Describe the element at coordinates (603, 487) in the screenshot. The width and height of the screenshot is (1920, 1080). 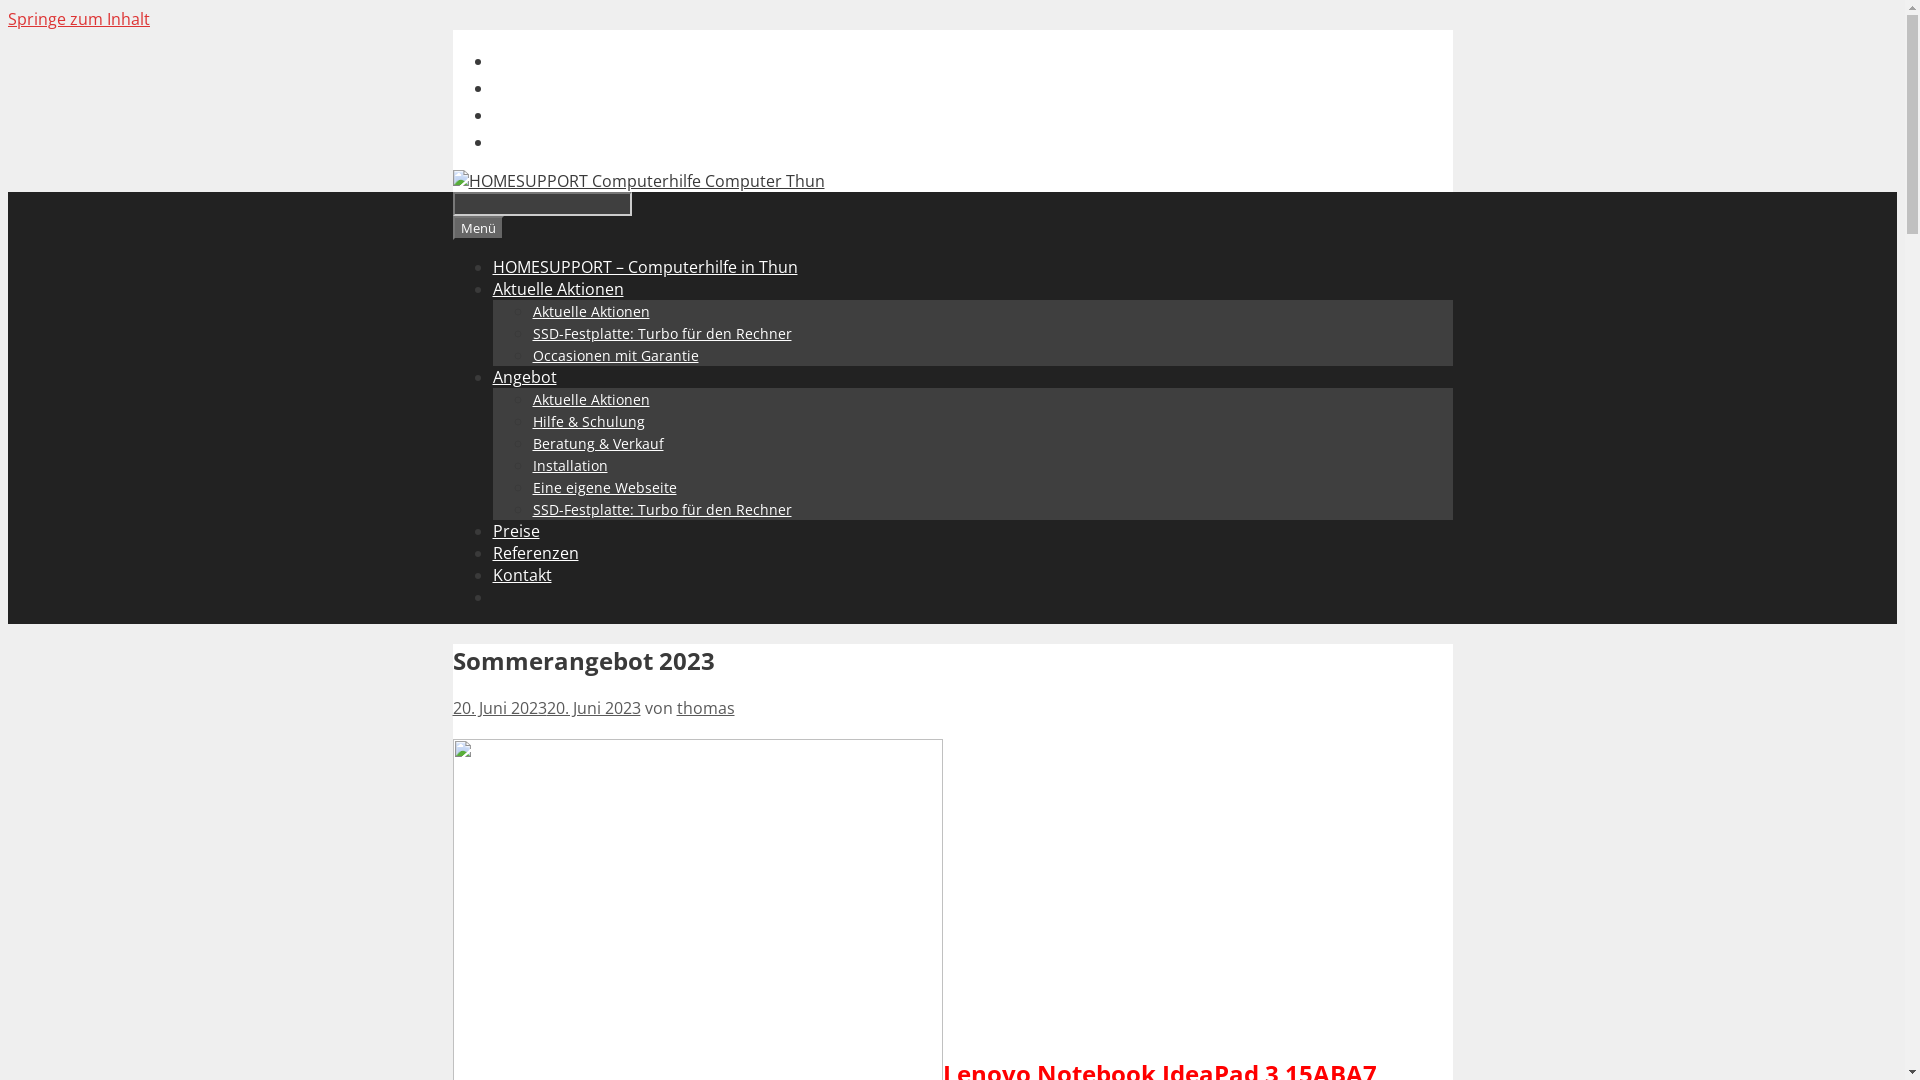
I see `'Eine eigene Webseite'` at that location.